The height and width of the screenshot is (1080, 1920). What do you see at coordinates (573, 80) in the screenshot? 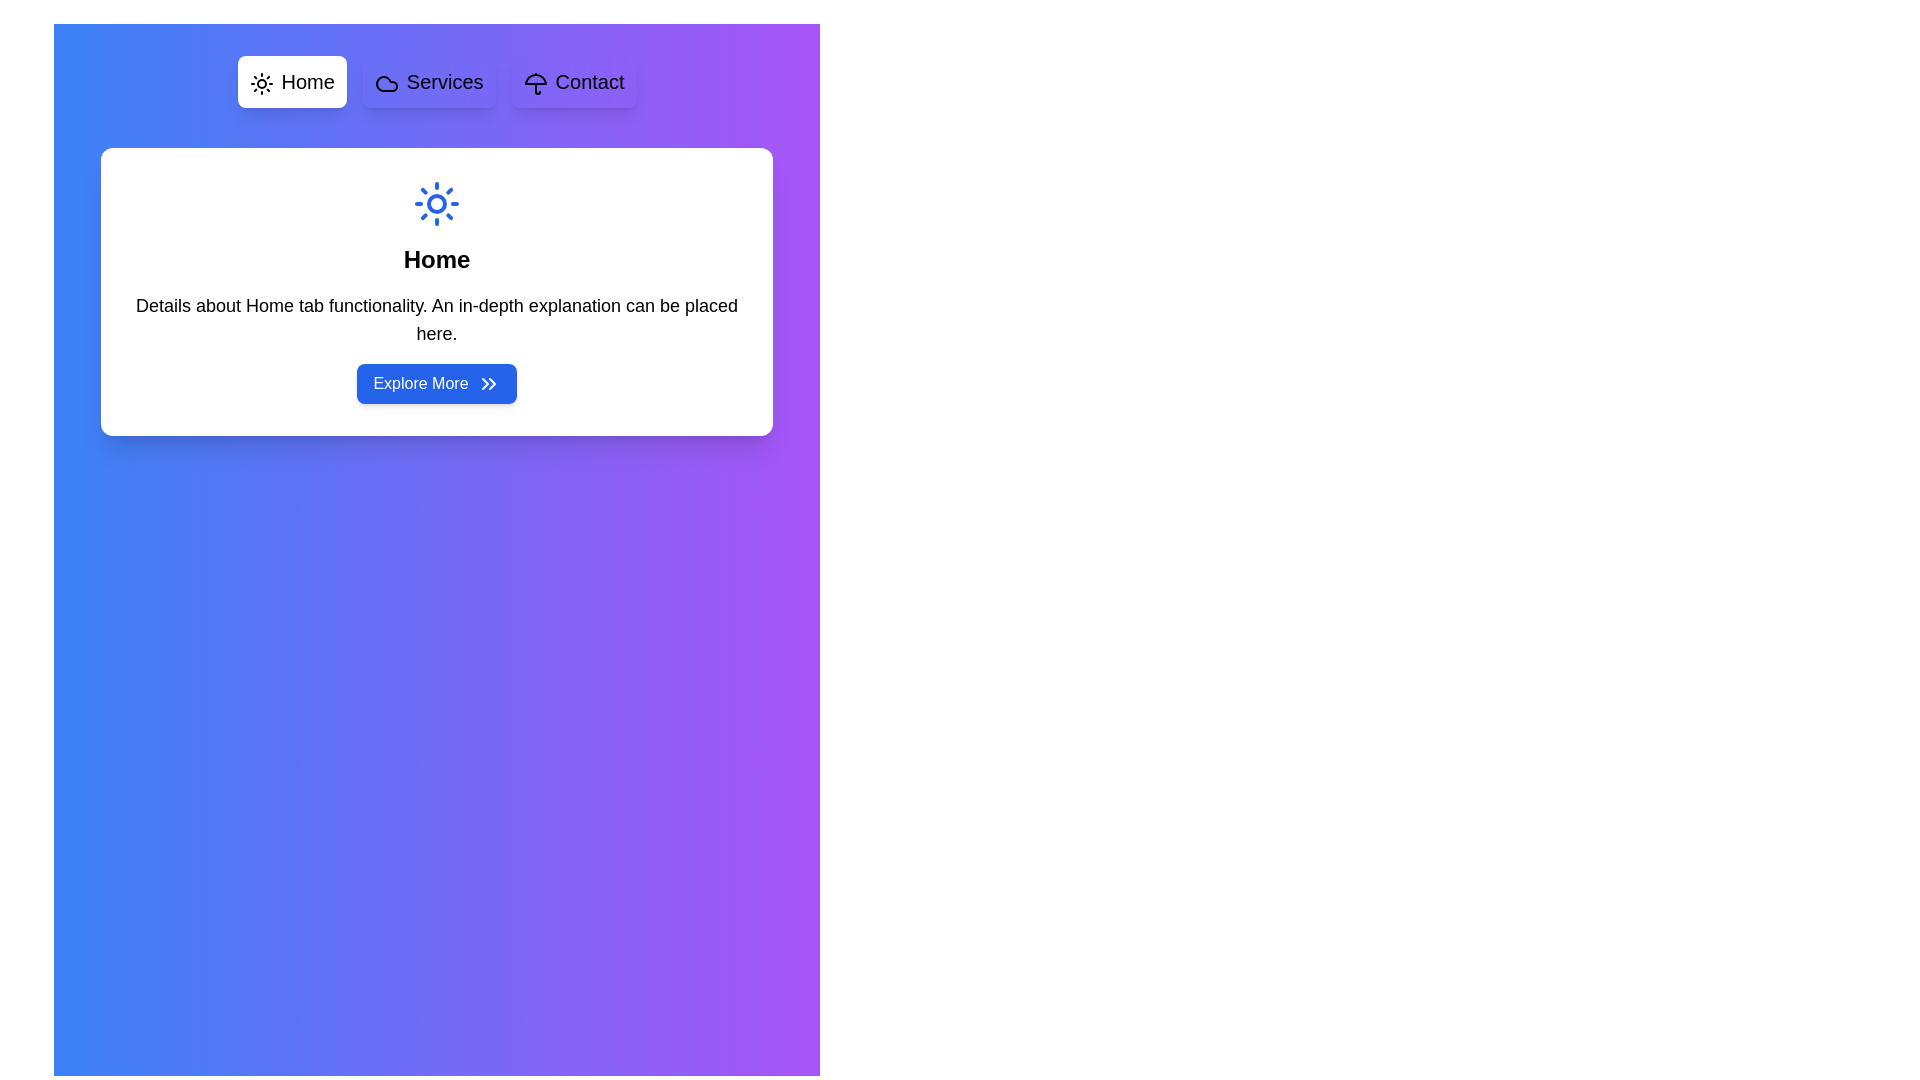
I see `the 'Contact' button, which is the last button in a group of three, styled with a purple background and an umbrella icon` at bounding box center [573, 80].